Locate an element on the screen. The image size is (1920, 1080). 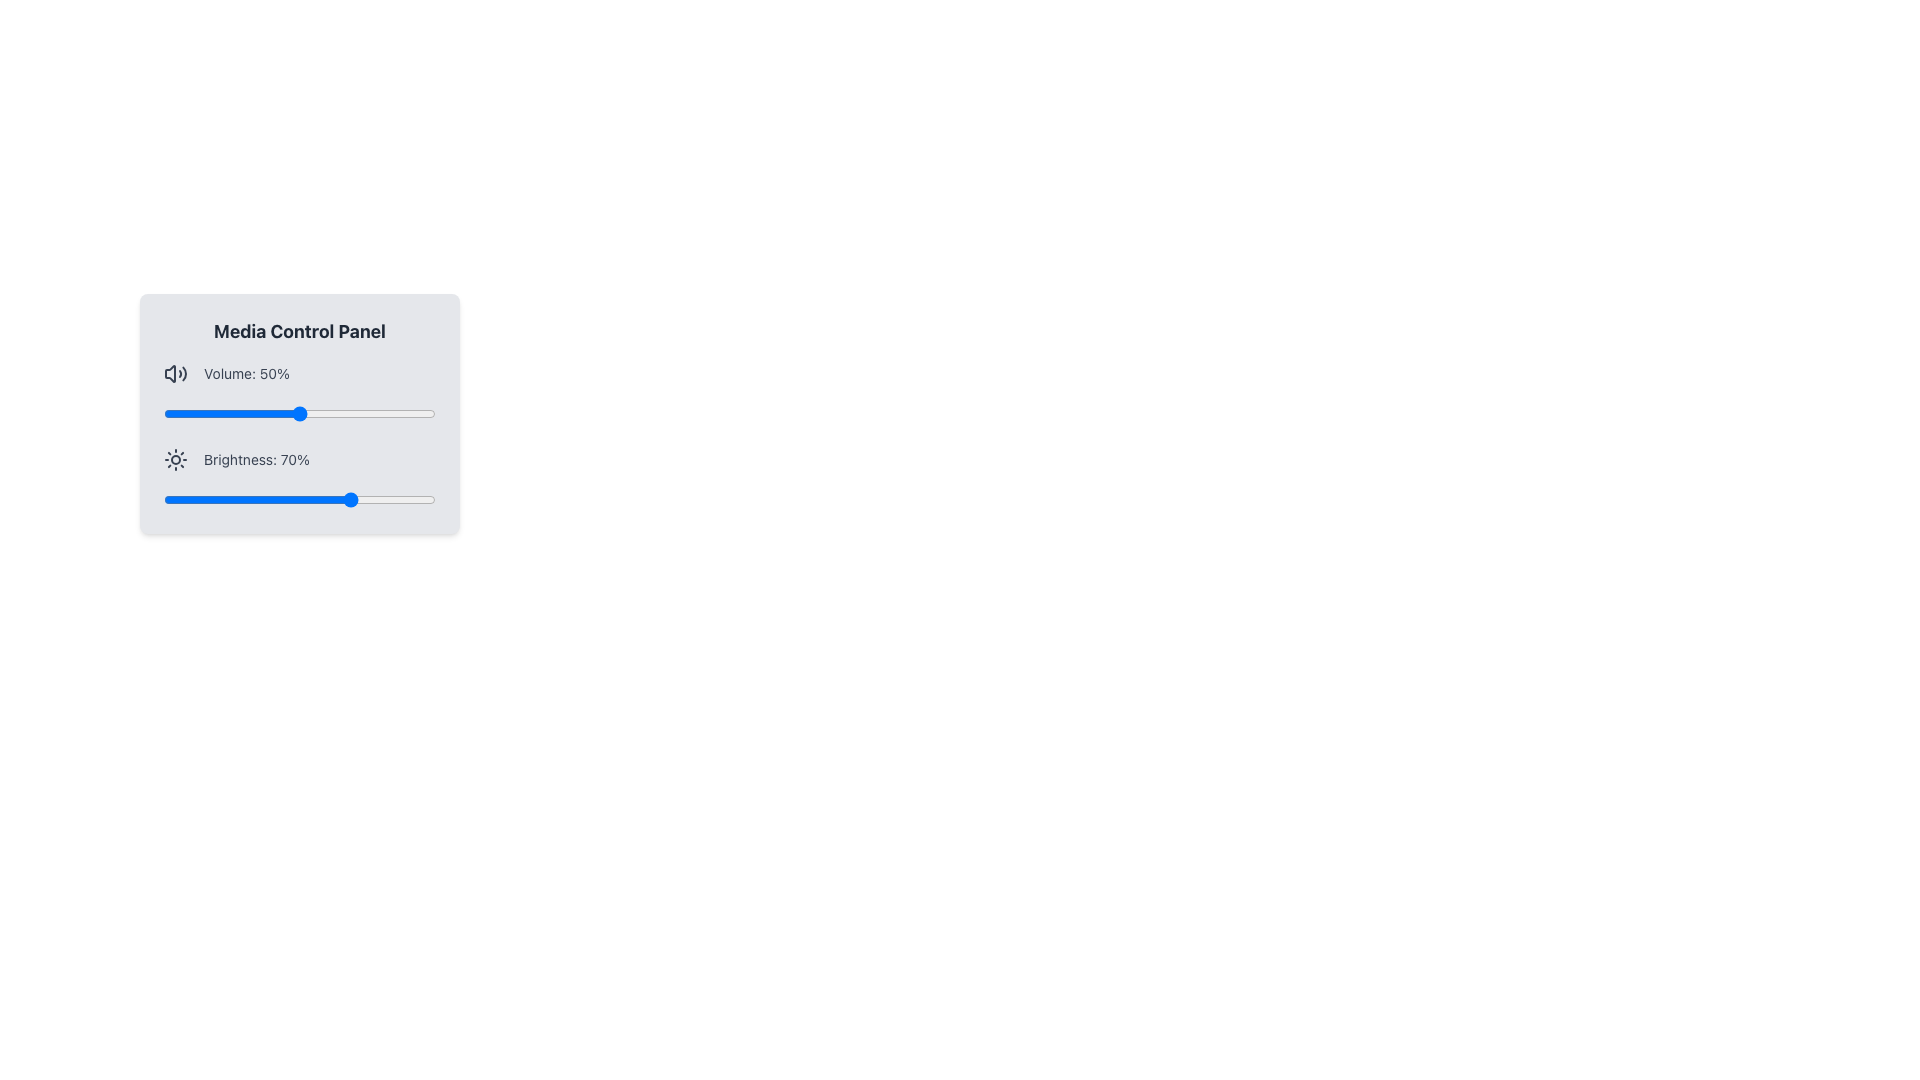
the slider value is located at coordinates (329, 412).